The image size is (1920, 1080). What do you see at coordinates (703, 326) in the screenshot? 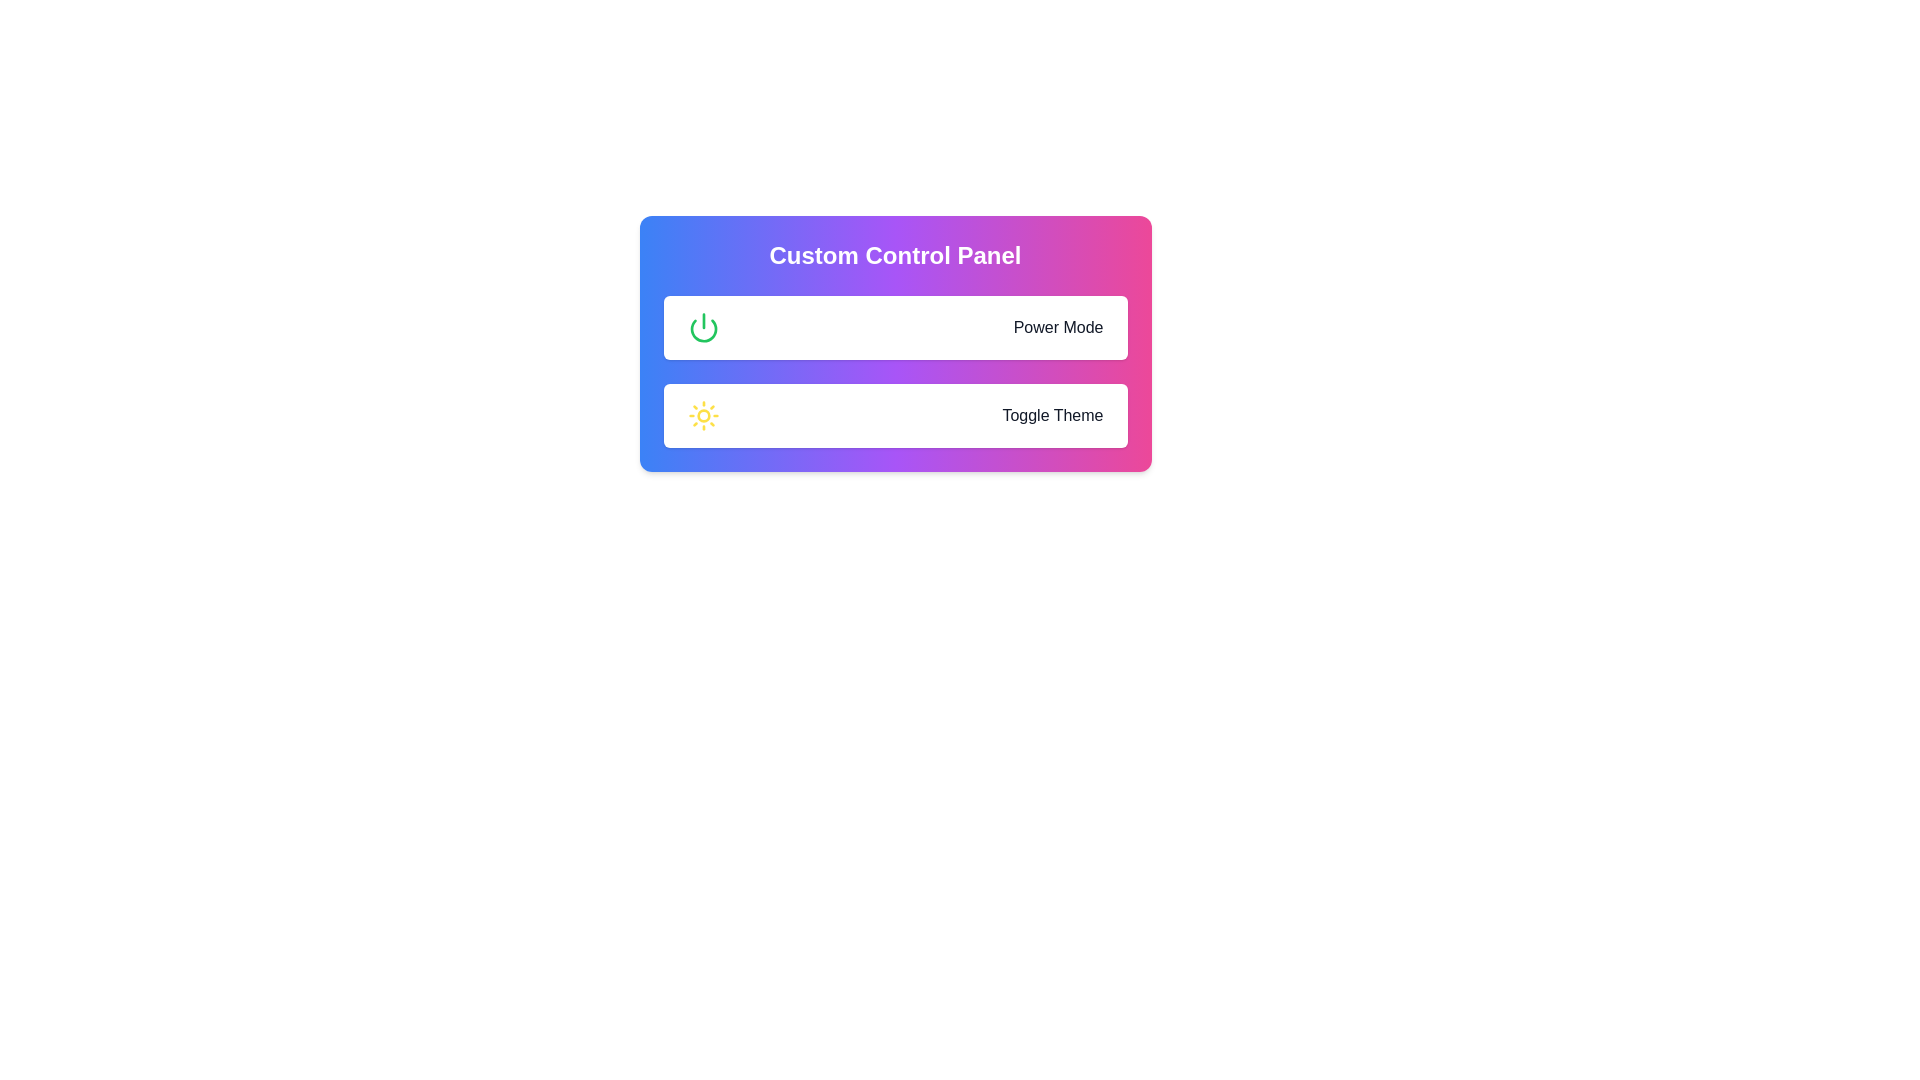
I see `the Power icon to toggle the Power Mode` at bounding box center [703, 326].